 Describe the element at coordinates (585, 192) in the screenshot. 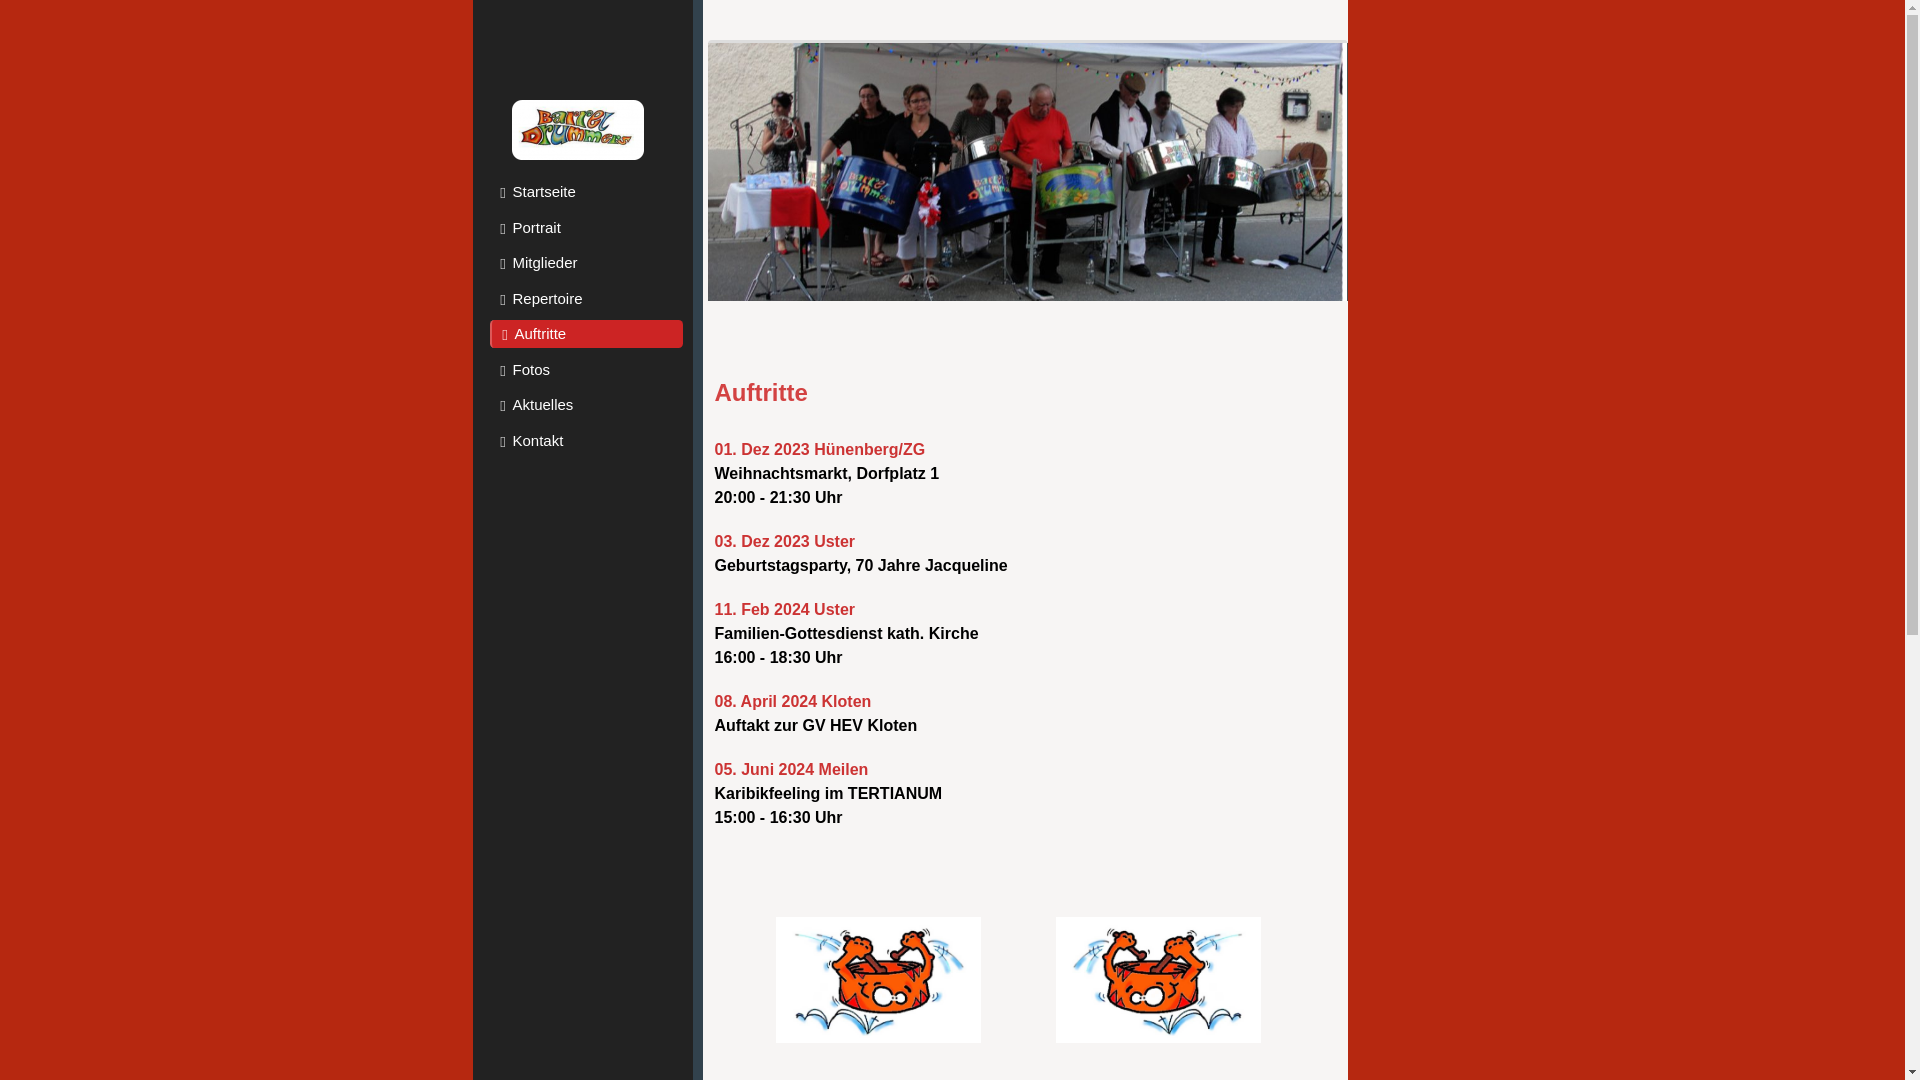

I see `'Startseite'` at that location.